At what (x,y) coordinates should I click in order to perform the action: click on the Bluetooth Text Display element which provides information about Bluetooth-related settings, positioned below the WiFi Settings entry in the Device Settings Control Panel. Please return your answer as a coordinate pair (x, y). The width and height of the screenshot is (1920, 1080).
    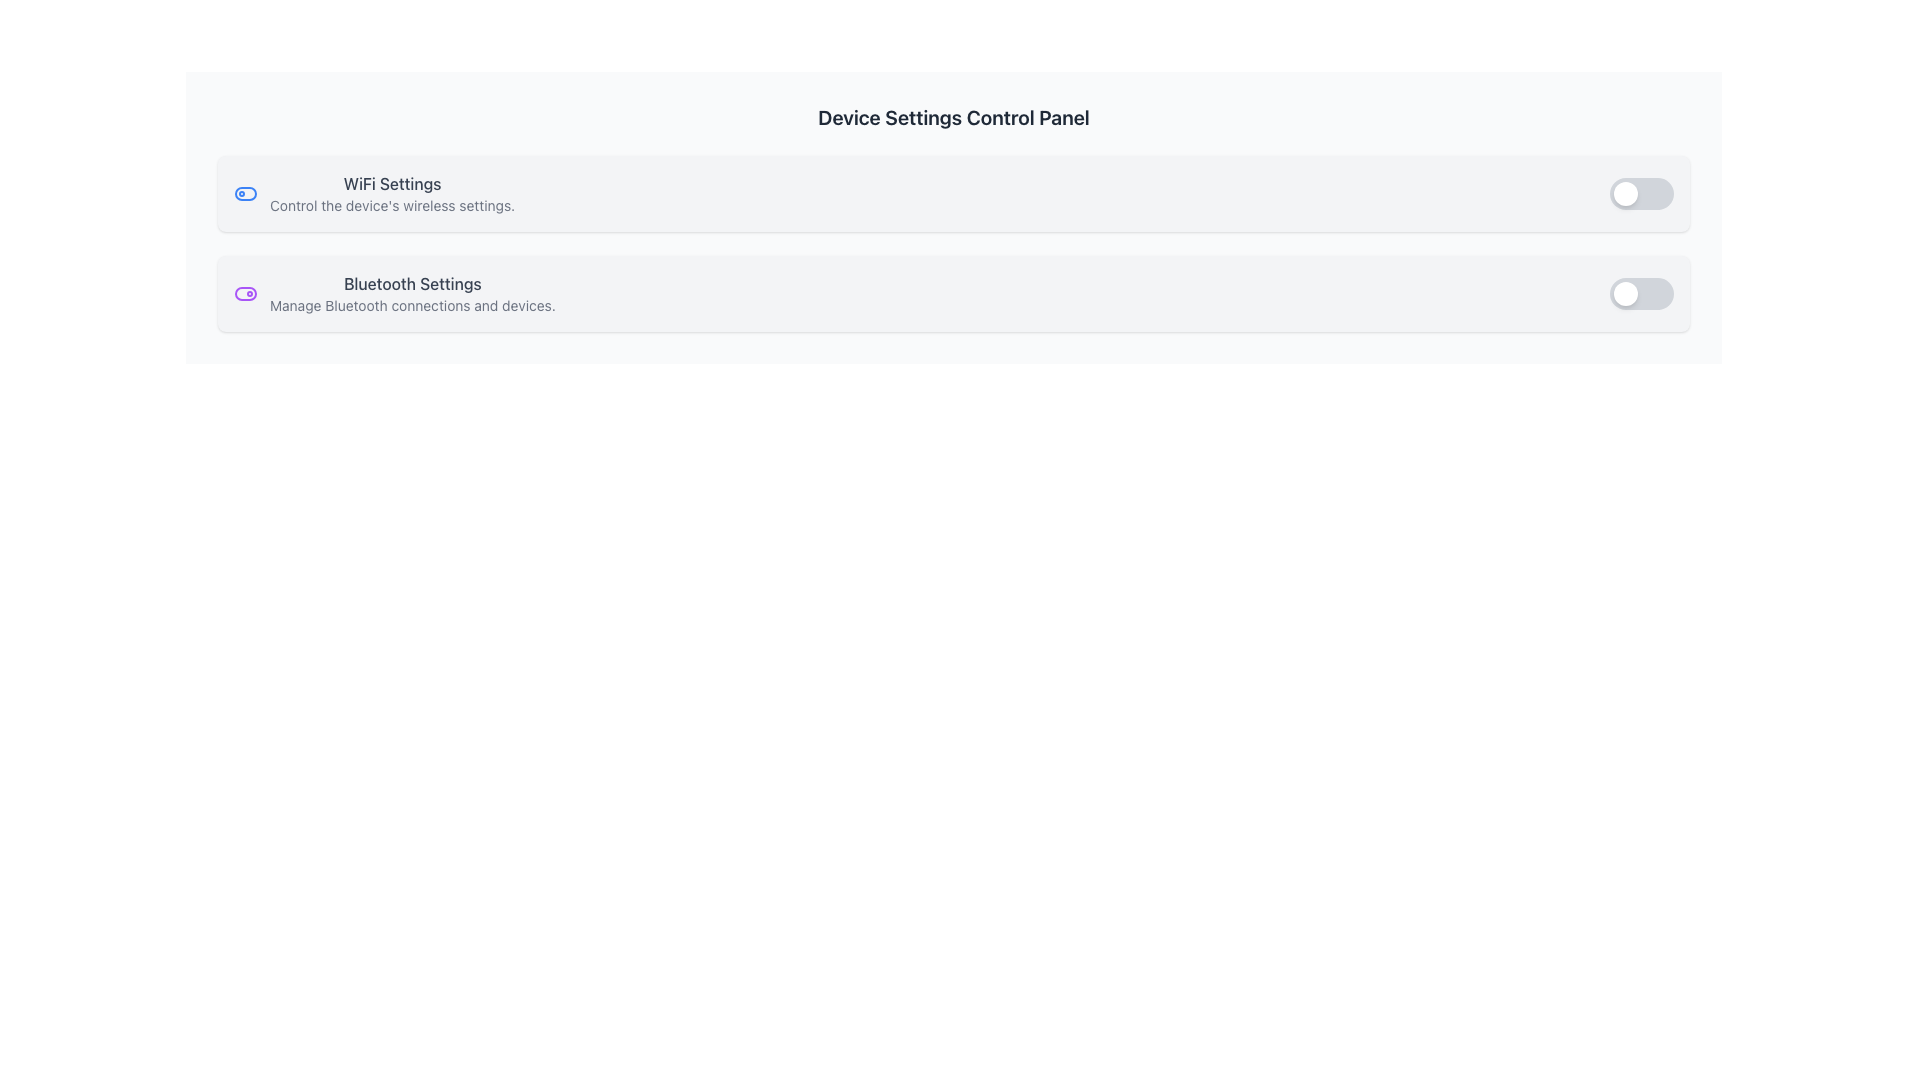
    Looking at the image, I should click on (411, 293).